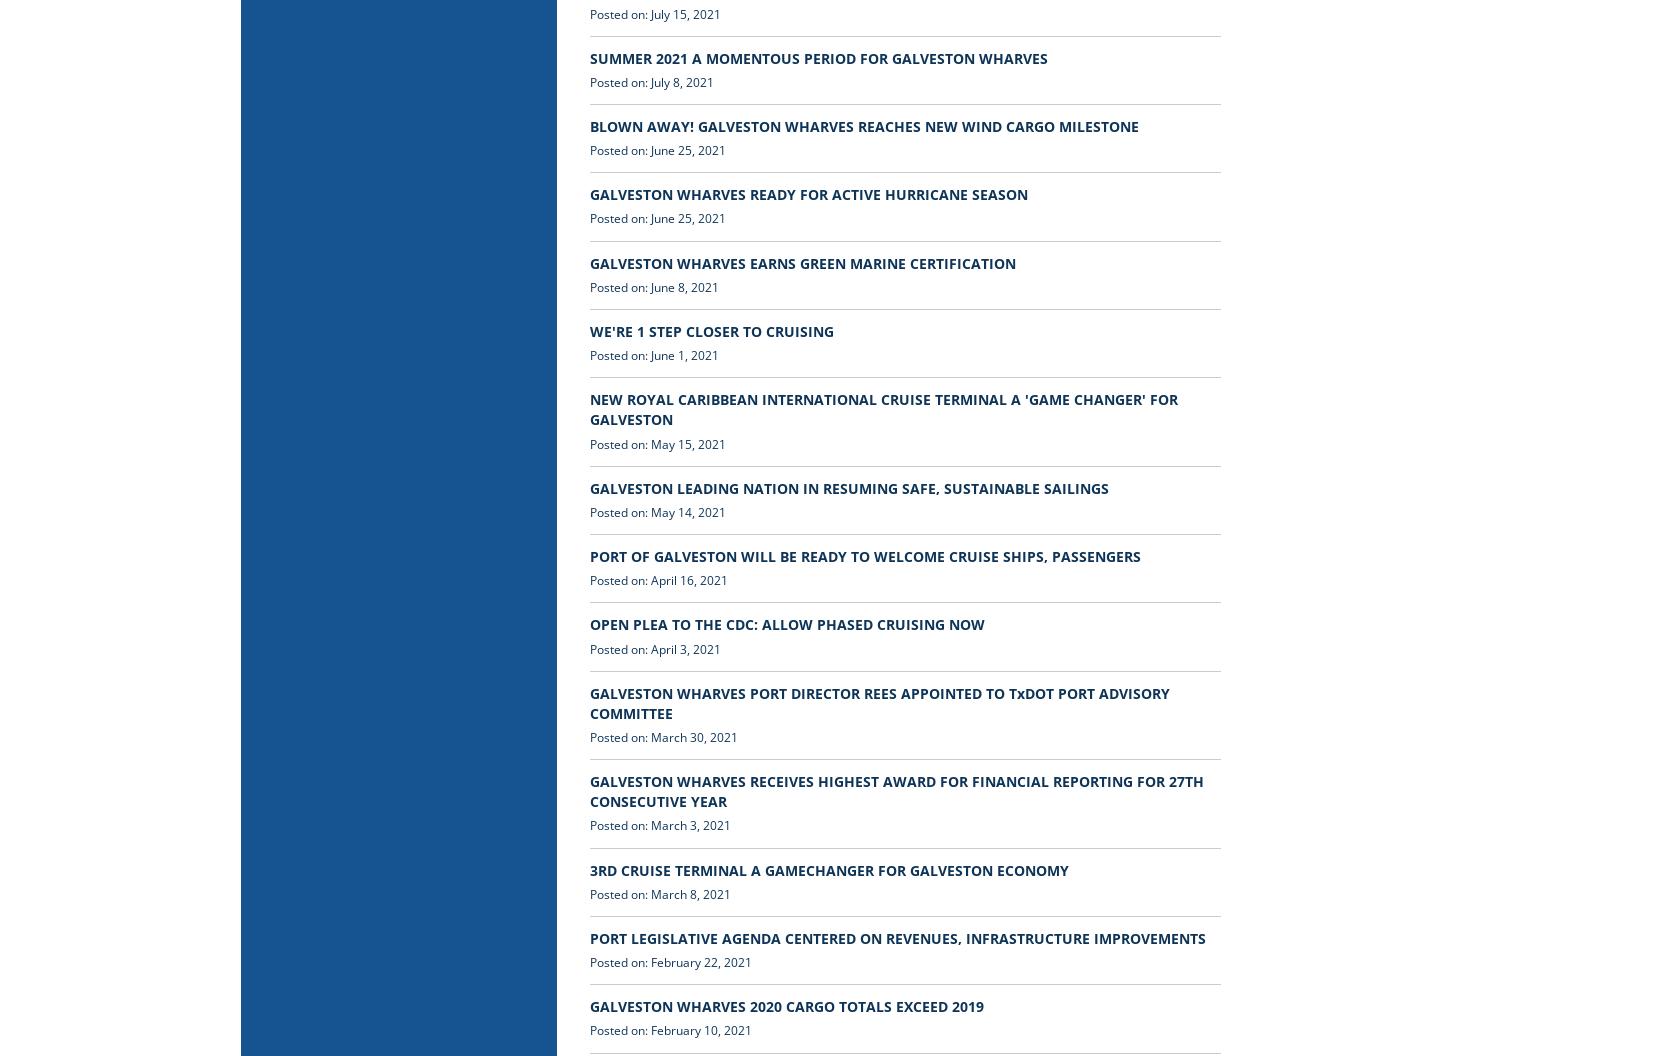 The height and width of the screenshot is (1056, 1653). What do you see at coordinates (864, 125) in the screenshot?
I see `'BLOWN AWAY! GALVESTON WHARVES REACHES NEW WIND CARGO MILESTONE'` at bounding box center [864, 125].